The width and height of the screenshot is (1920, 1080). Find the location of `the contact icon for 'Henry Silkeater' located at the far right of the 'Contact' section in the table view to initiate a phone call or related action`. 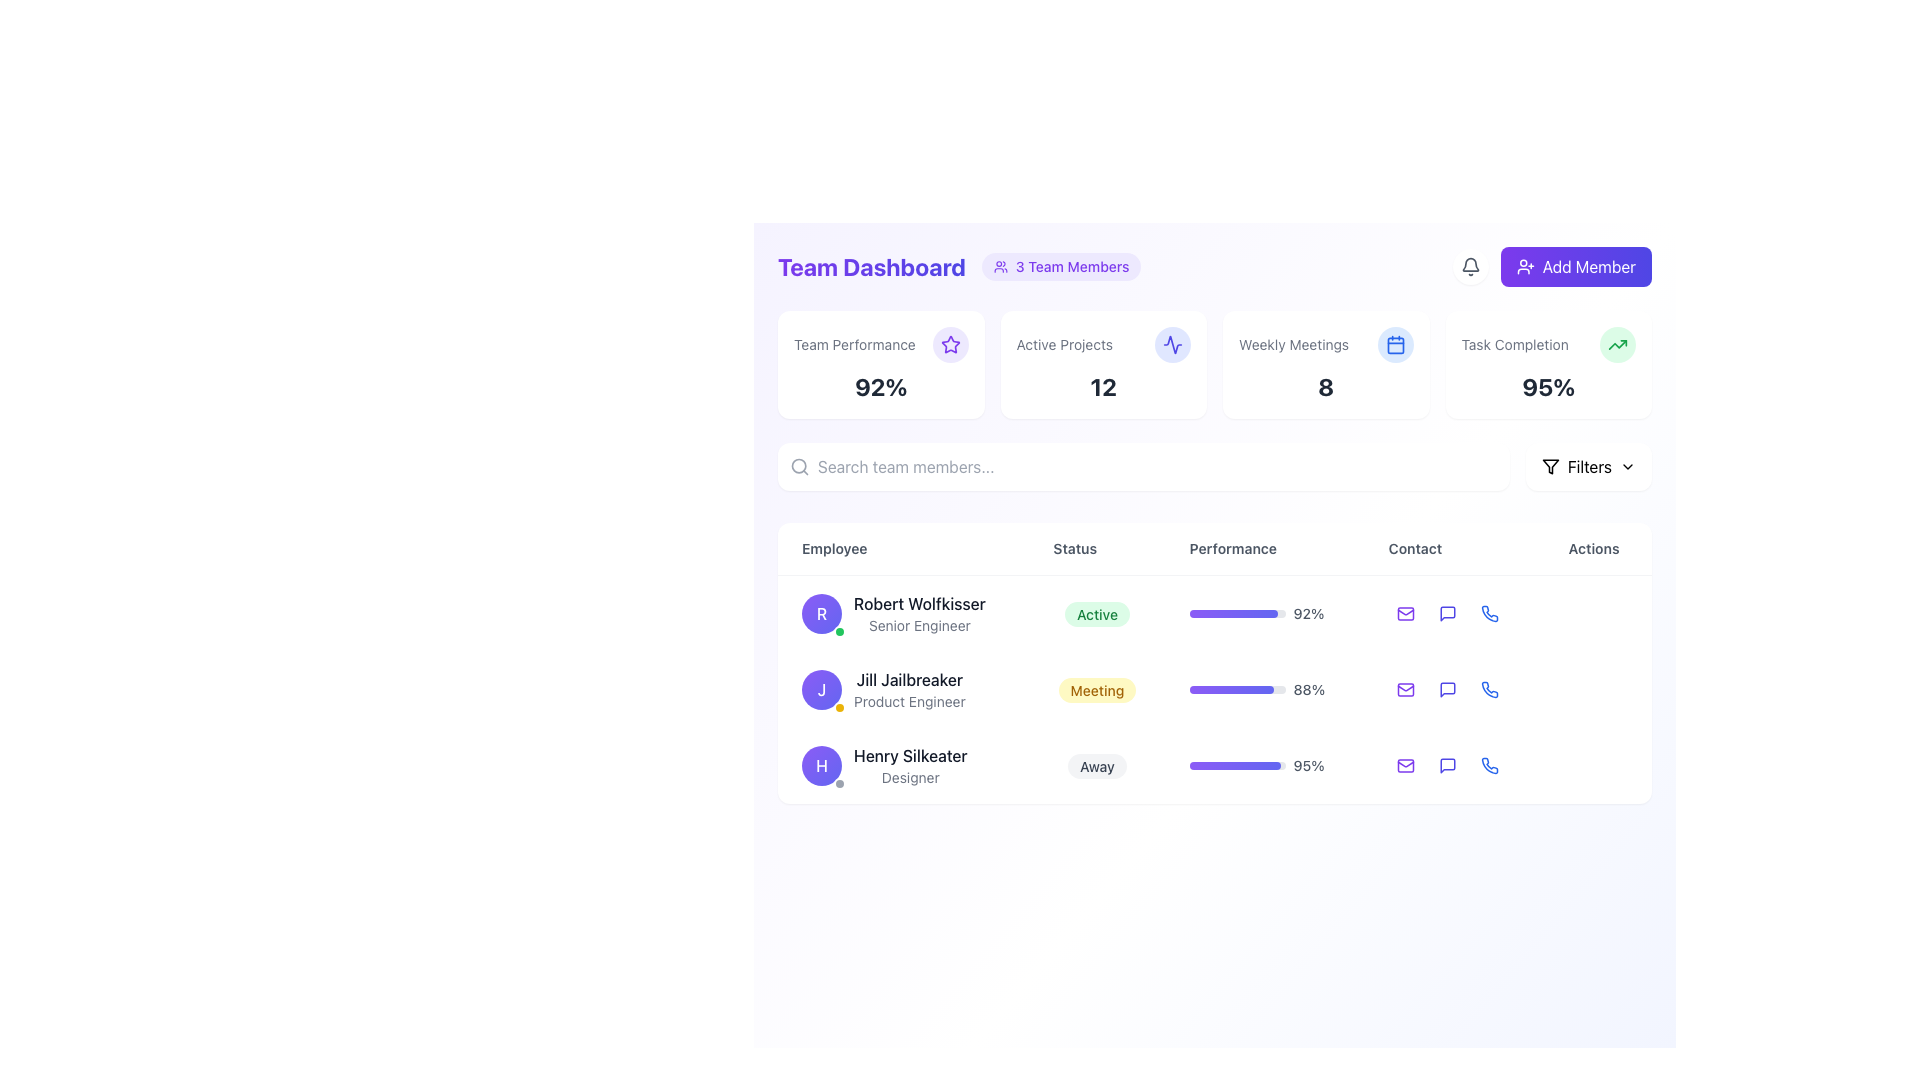

the contact icon for 'Henry Silkeater' located at the far right of the 'Contact' section in the table view to initiate a phone call or related action is located at coordinates (1489, 689).